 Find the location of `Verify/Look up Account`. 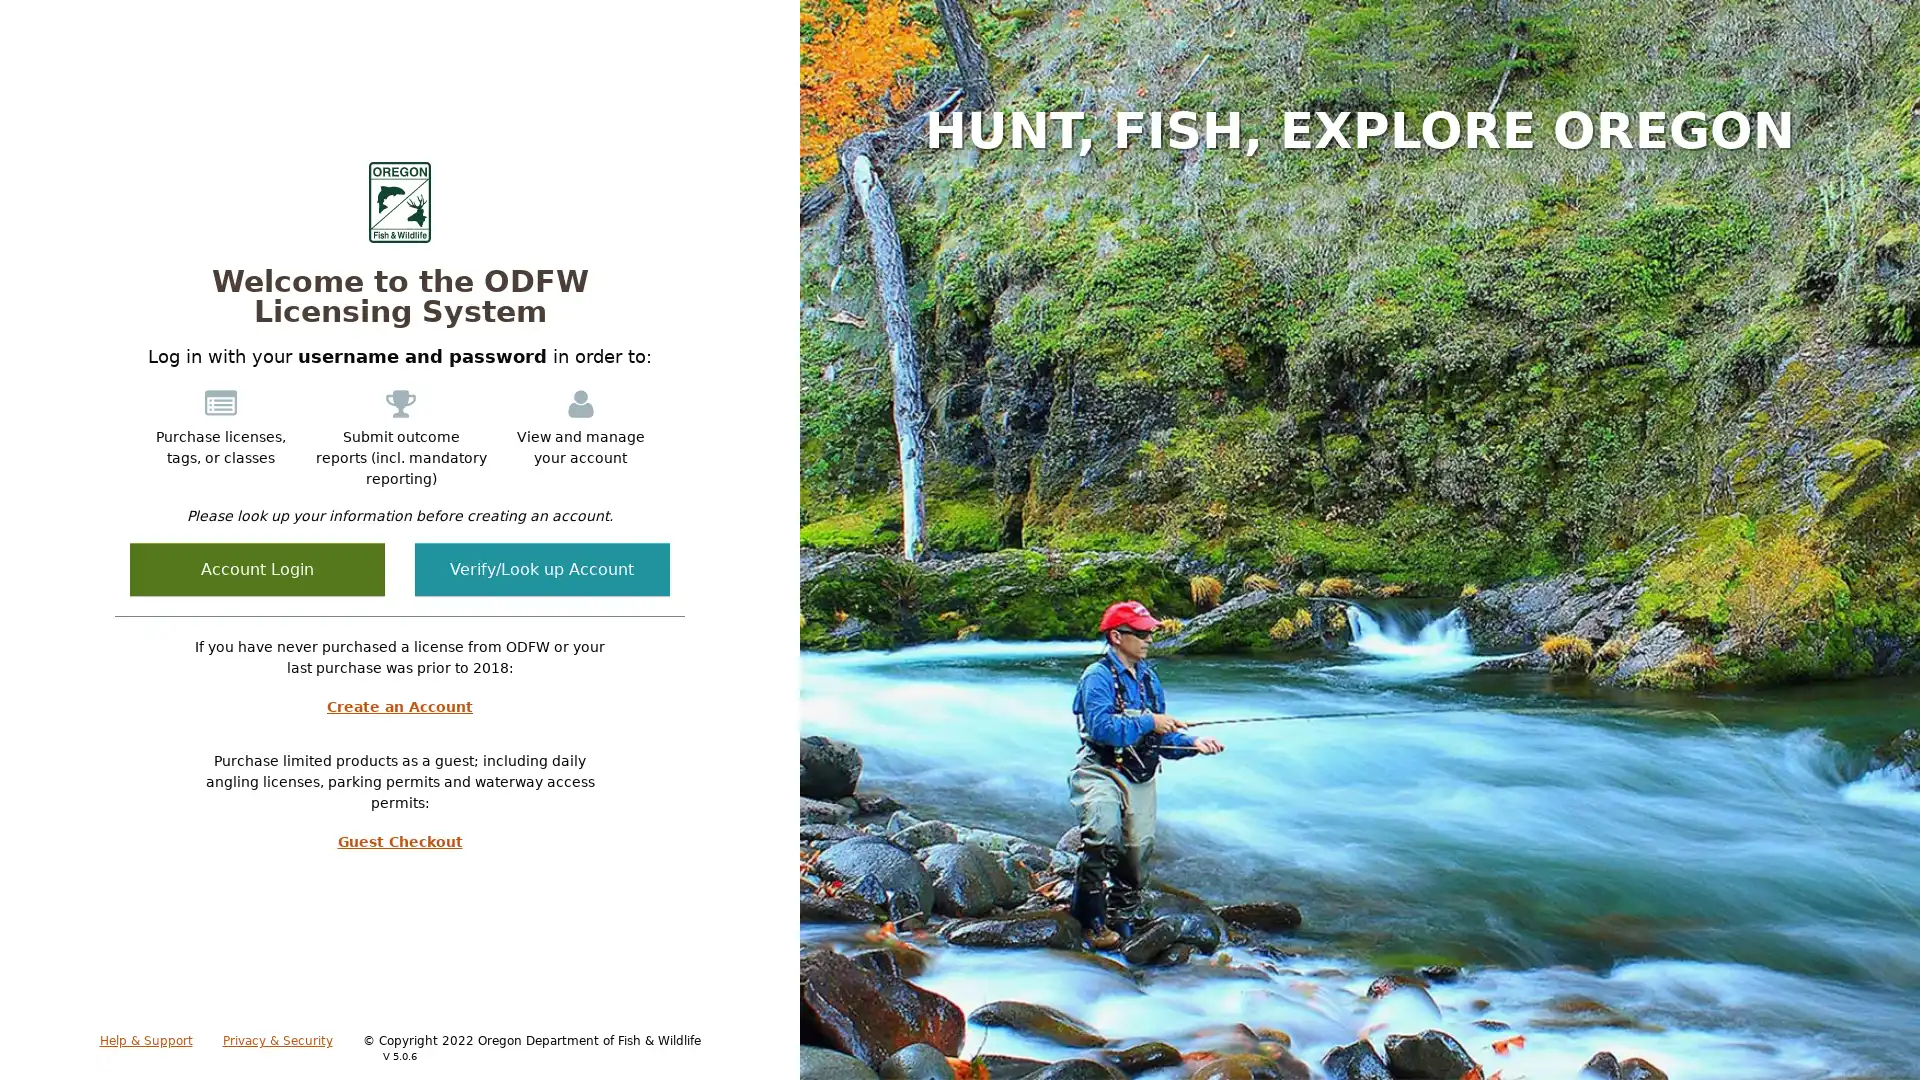

Verify/Look up Account is located at coordinates (542, 569).